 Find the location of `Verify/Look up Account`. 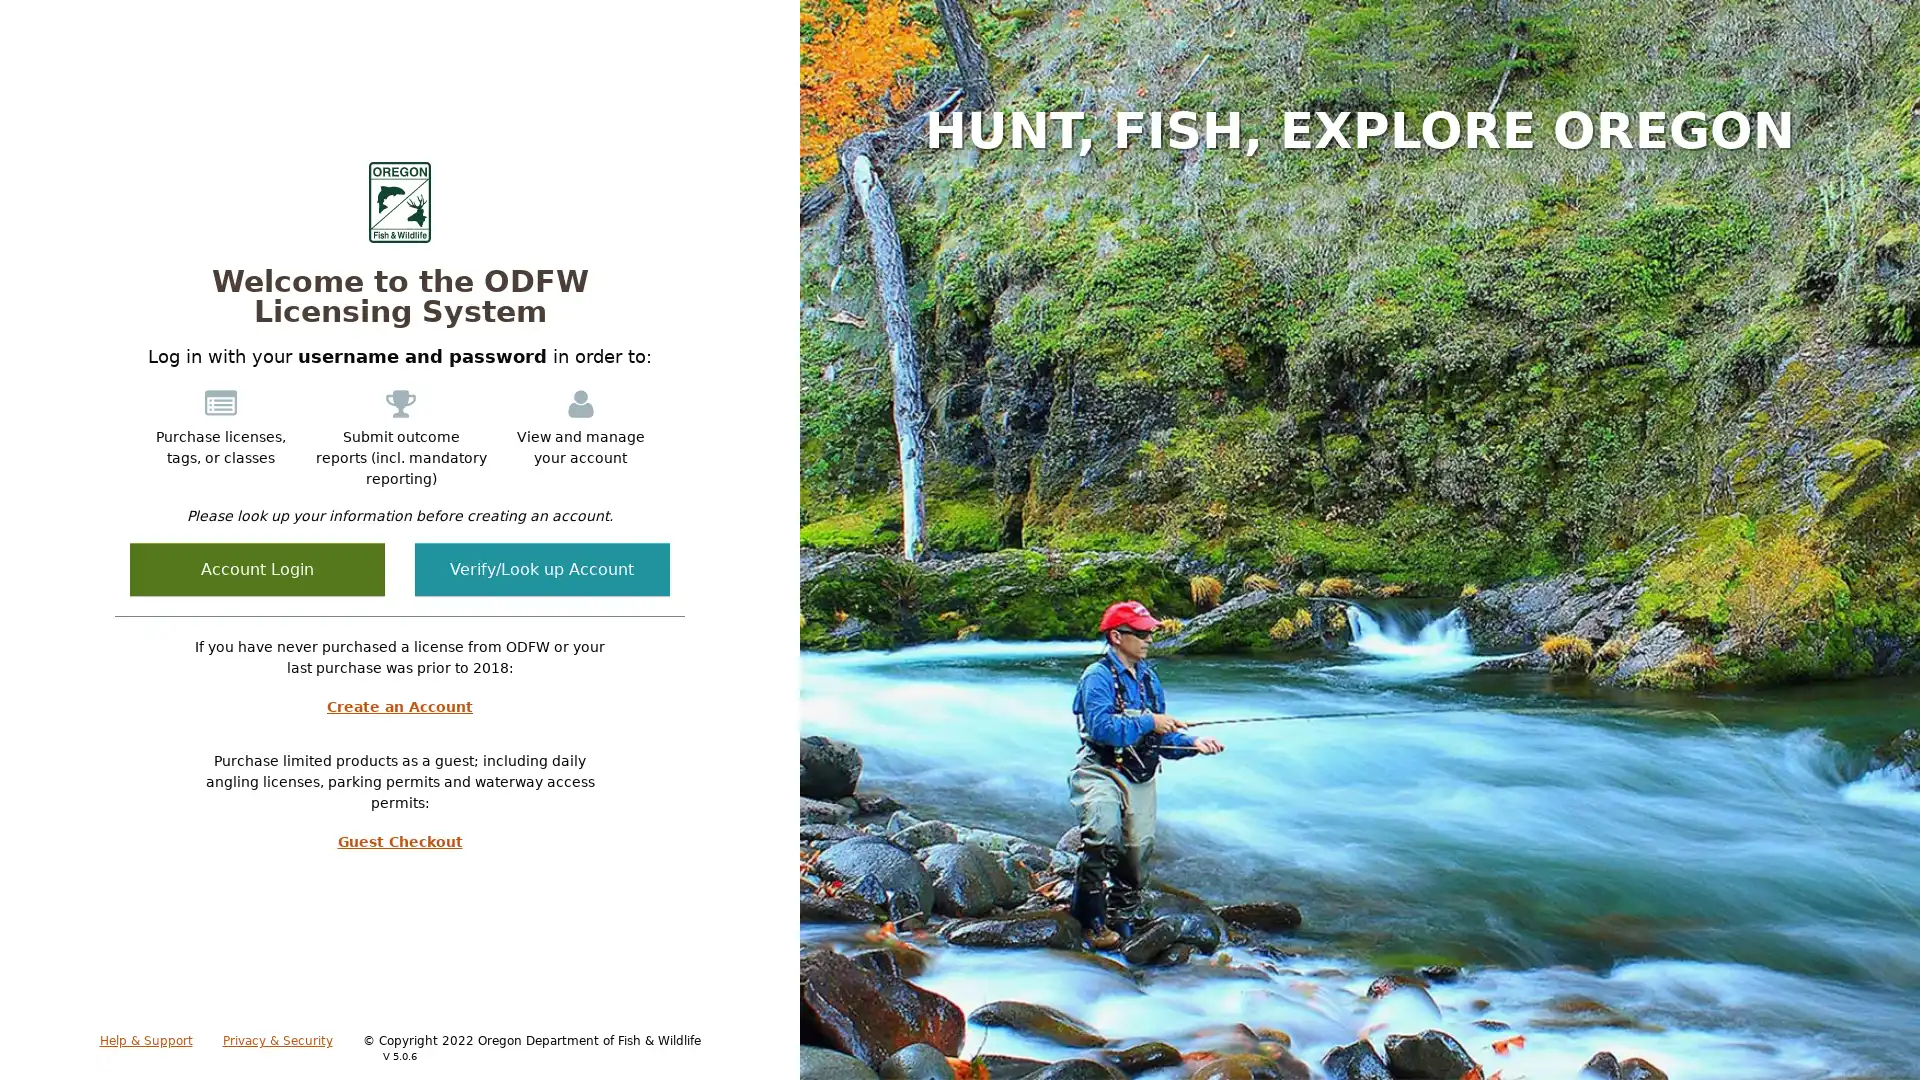

Verify/Look up Account is located at coordinates (542, 569).